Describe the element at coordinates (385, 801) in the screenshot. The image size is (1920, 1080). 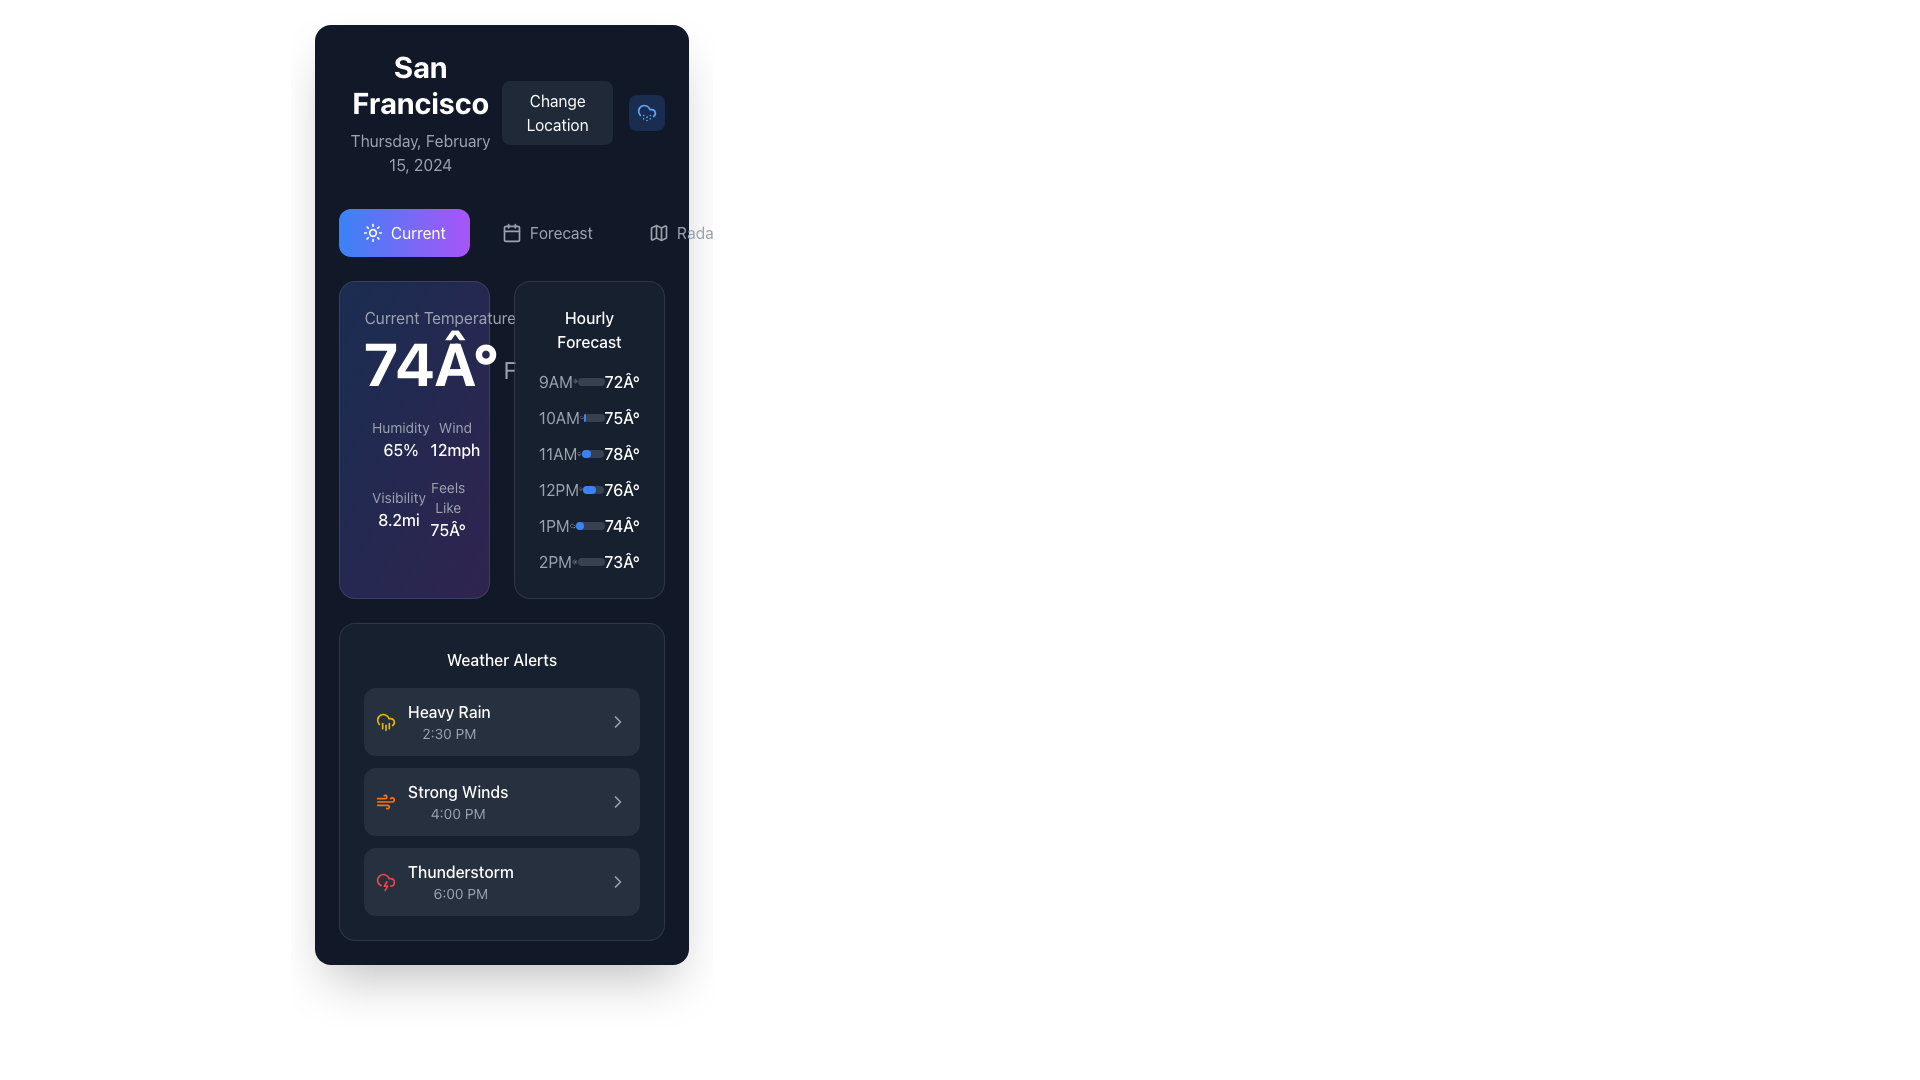
I see `the weather icon representing wind, which is styled in orange and located to the left of the 'Strong Winds' weather alert in the 'Weather Alerts' section` at that location.